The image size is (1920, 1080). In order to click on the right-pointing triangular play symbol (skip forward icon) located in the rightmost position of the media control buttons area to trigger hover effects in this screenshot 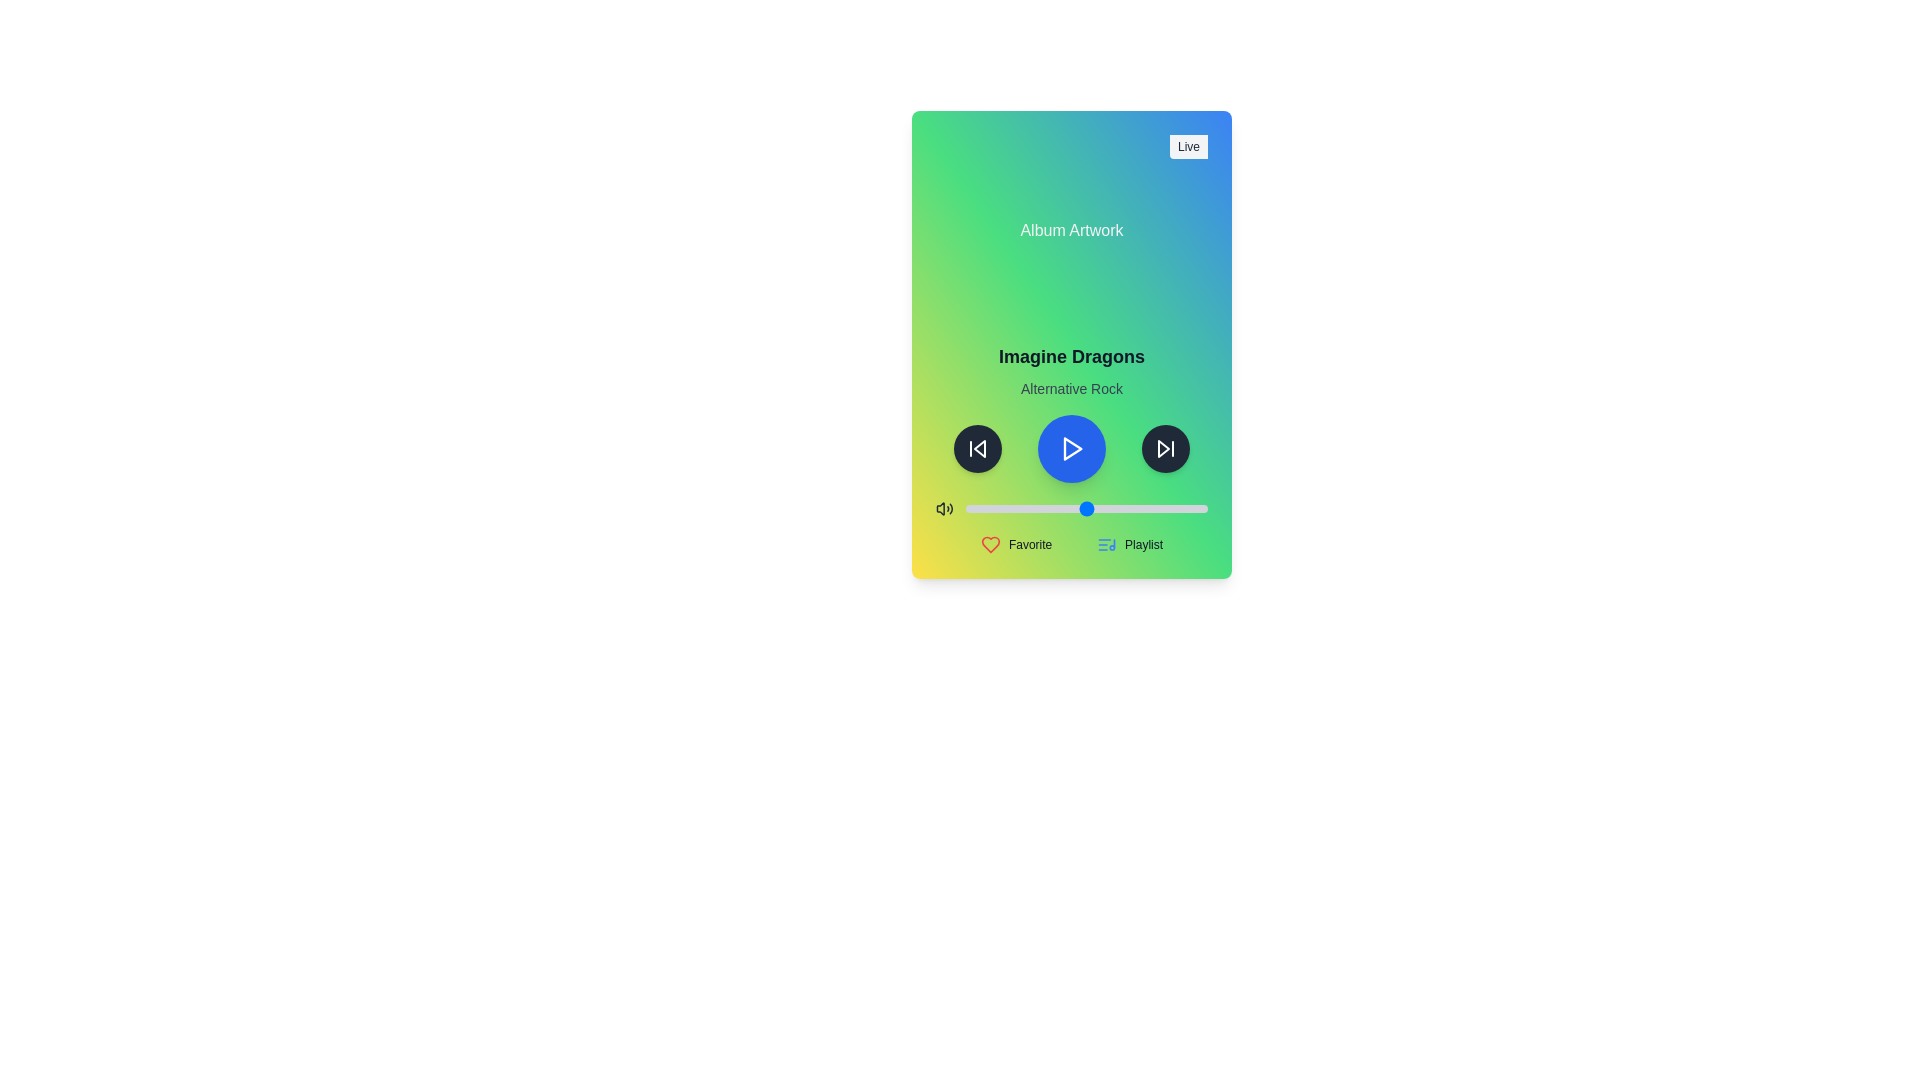, I will do `click(1166, 447)`.